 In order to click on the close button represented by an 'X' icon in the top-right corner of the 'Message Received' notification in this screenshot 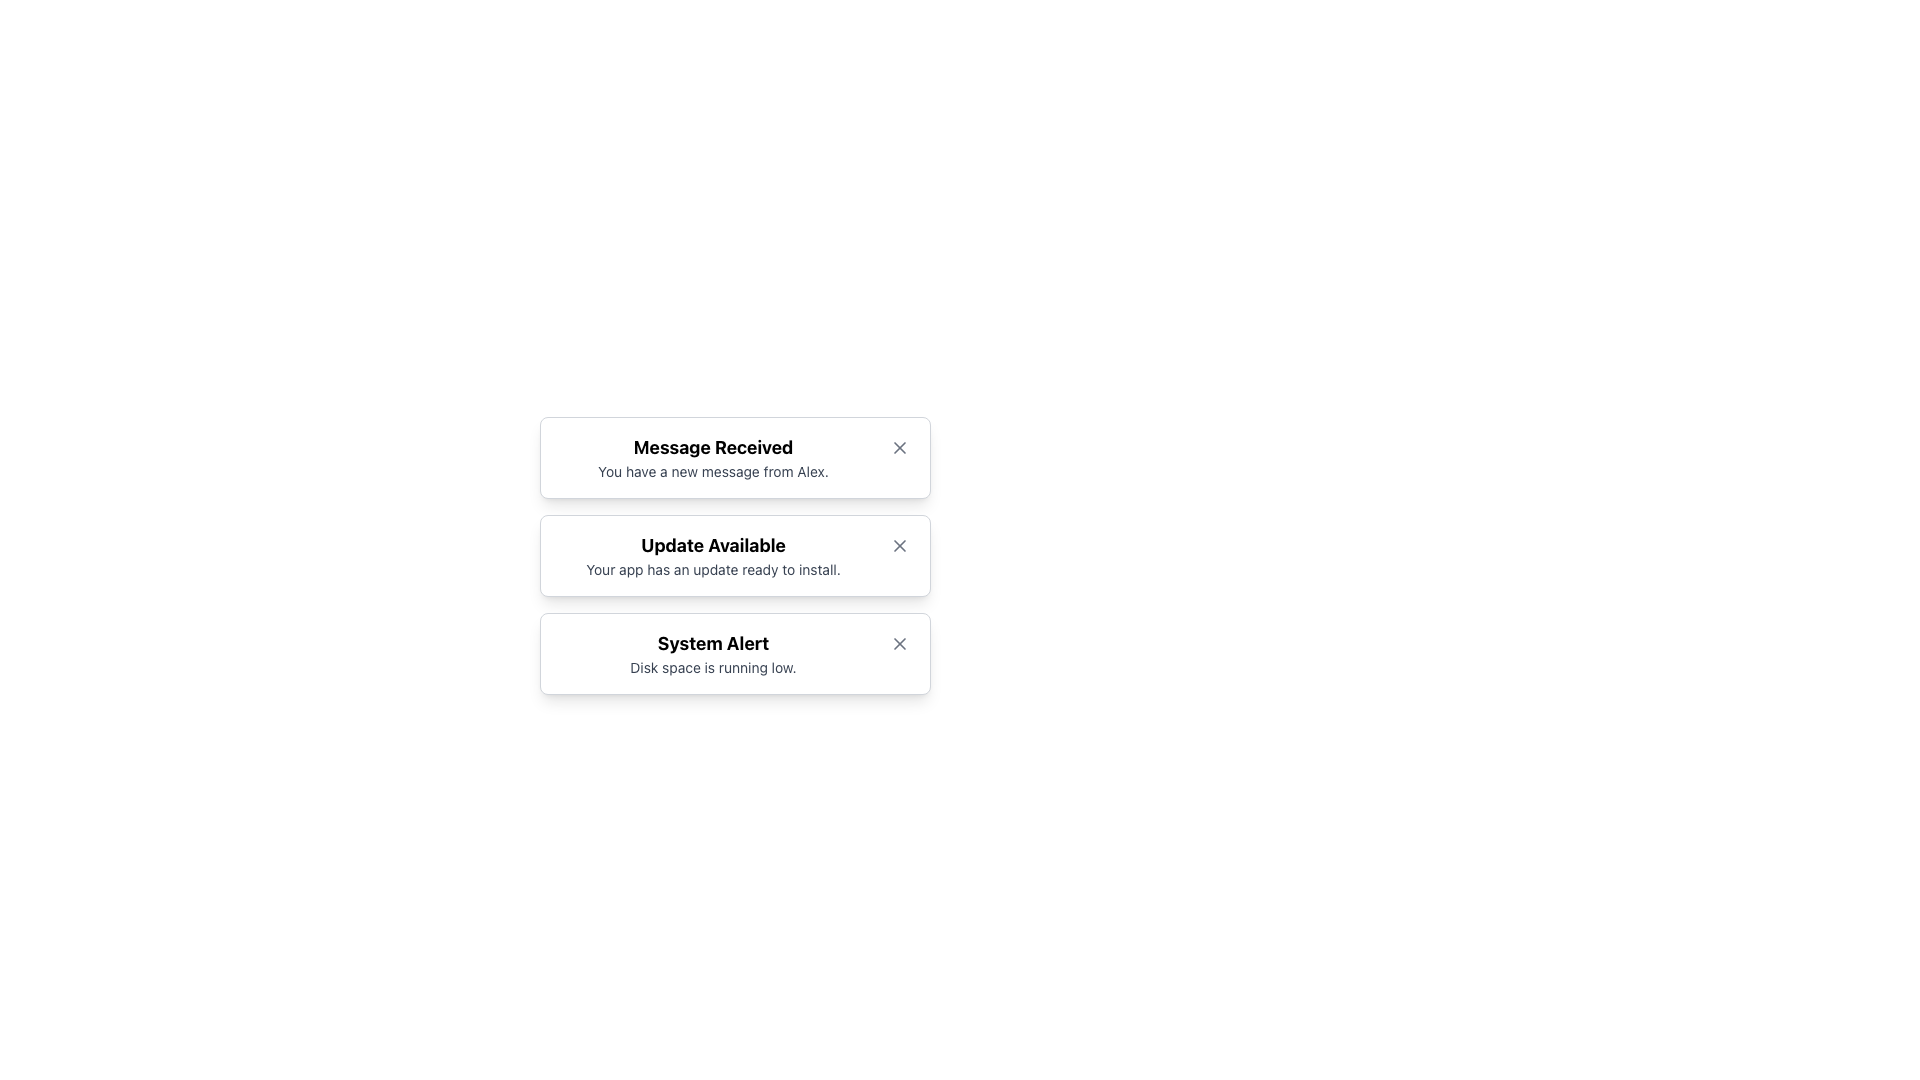, I will do `click(899, 446)`.